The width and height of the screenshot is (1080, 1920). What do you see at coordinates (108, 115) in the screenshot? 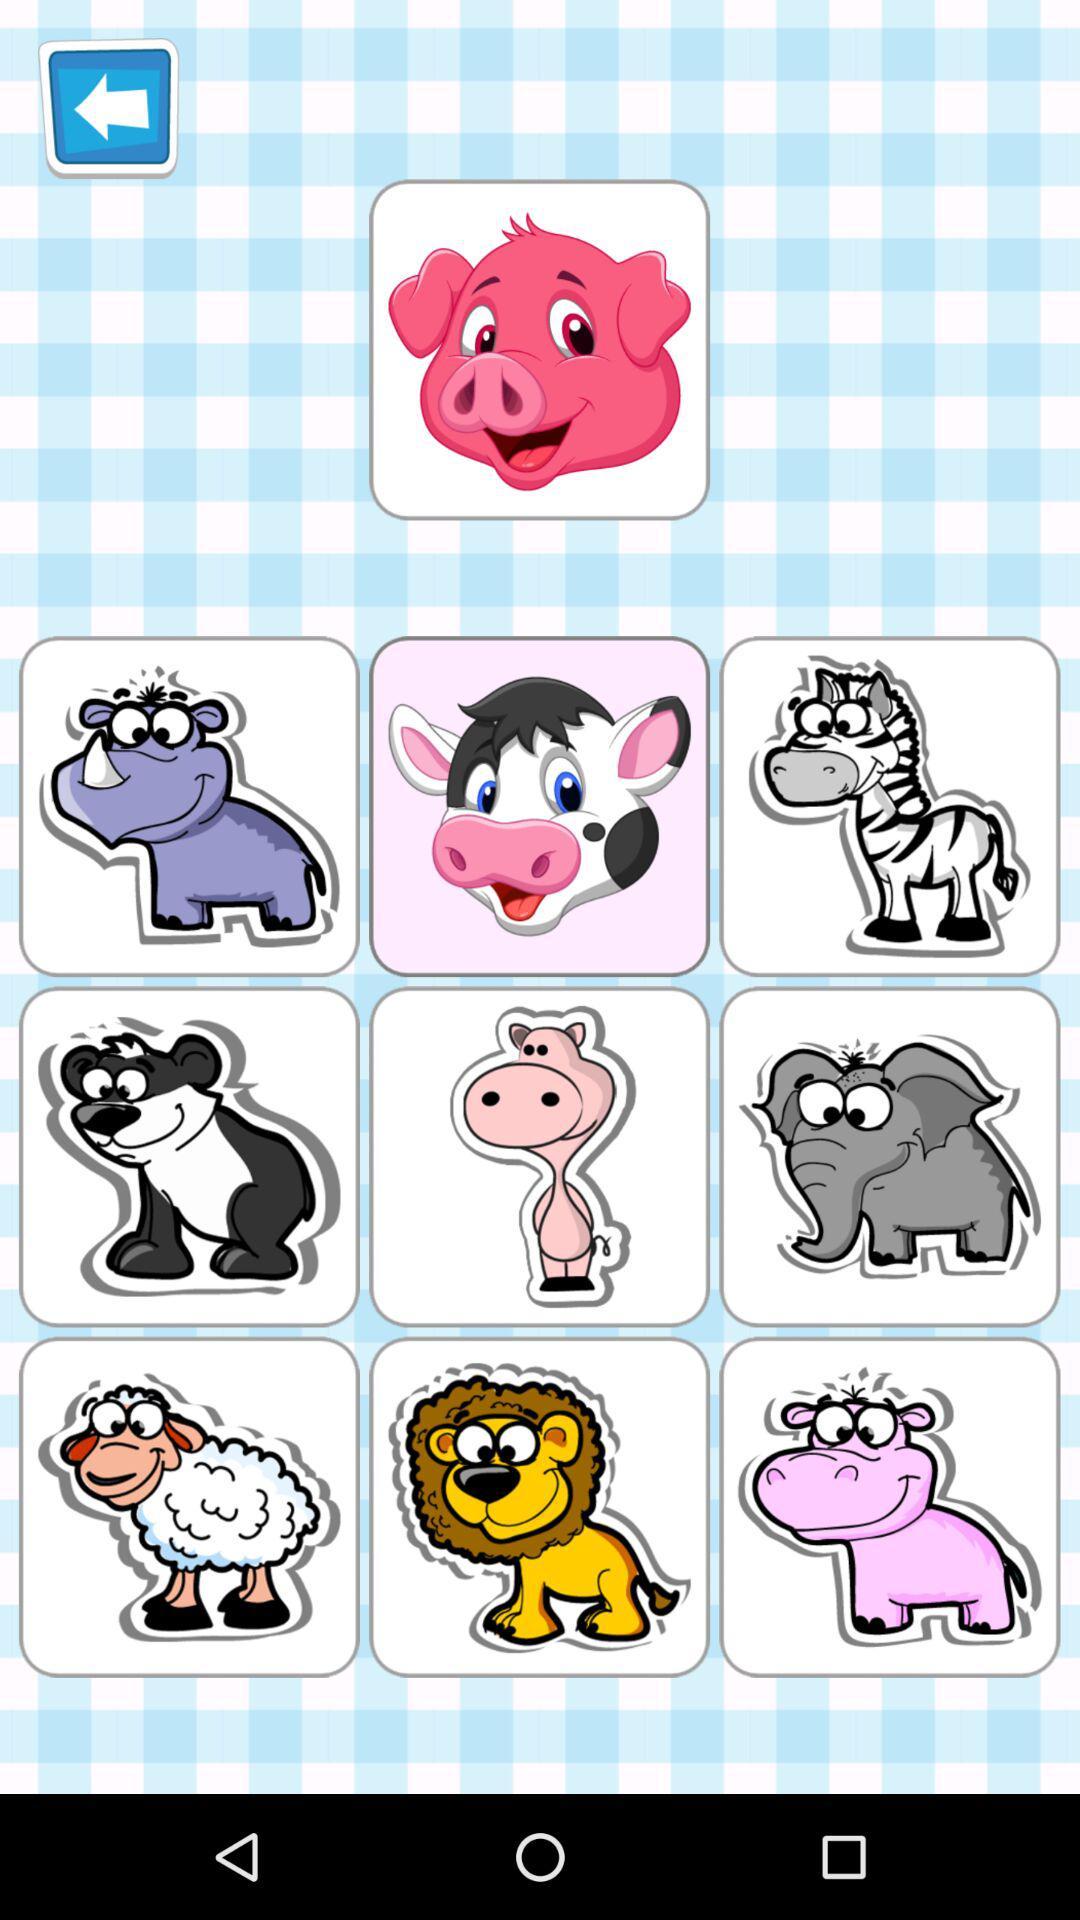
I see `the arrow_backward icon` at bounding box center [108, 115].